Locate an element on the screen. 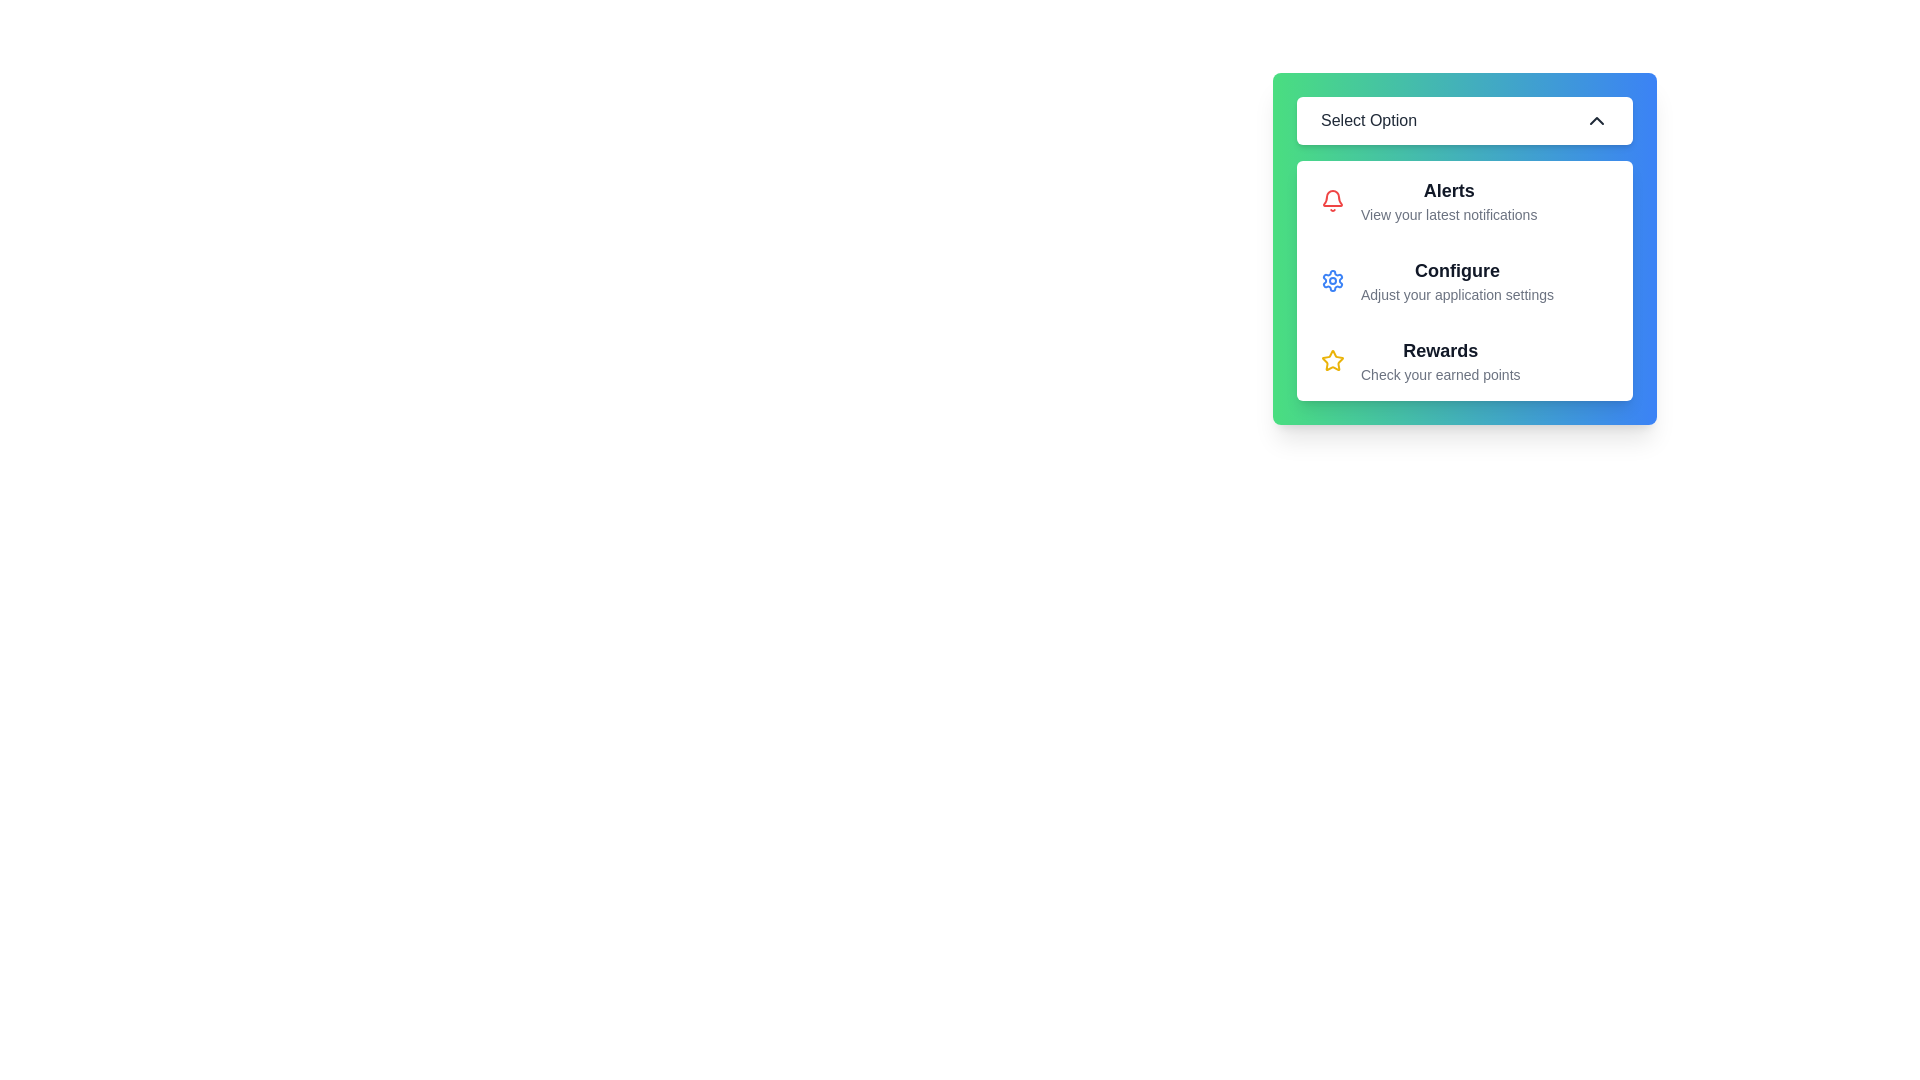  the gear-shaped settings icon styled in blue, located to the left of the 'Configure' text in the list menu is located at coordinates (1333, 281).